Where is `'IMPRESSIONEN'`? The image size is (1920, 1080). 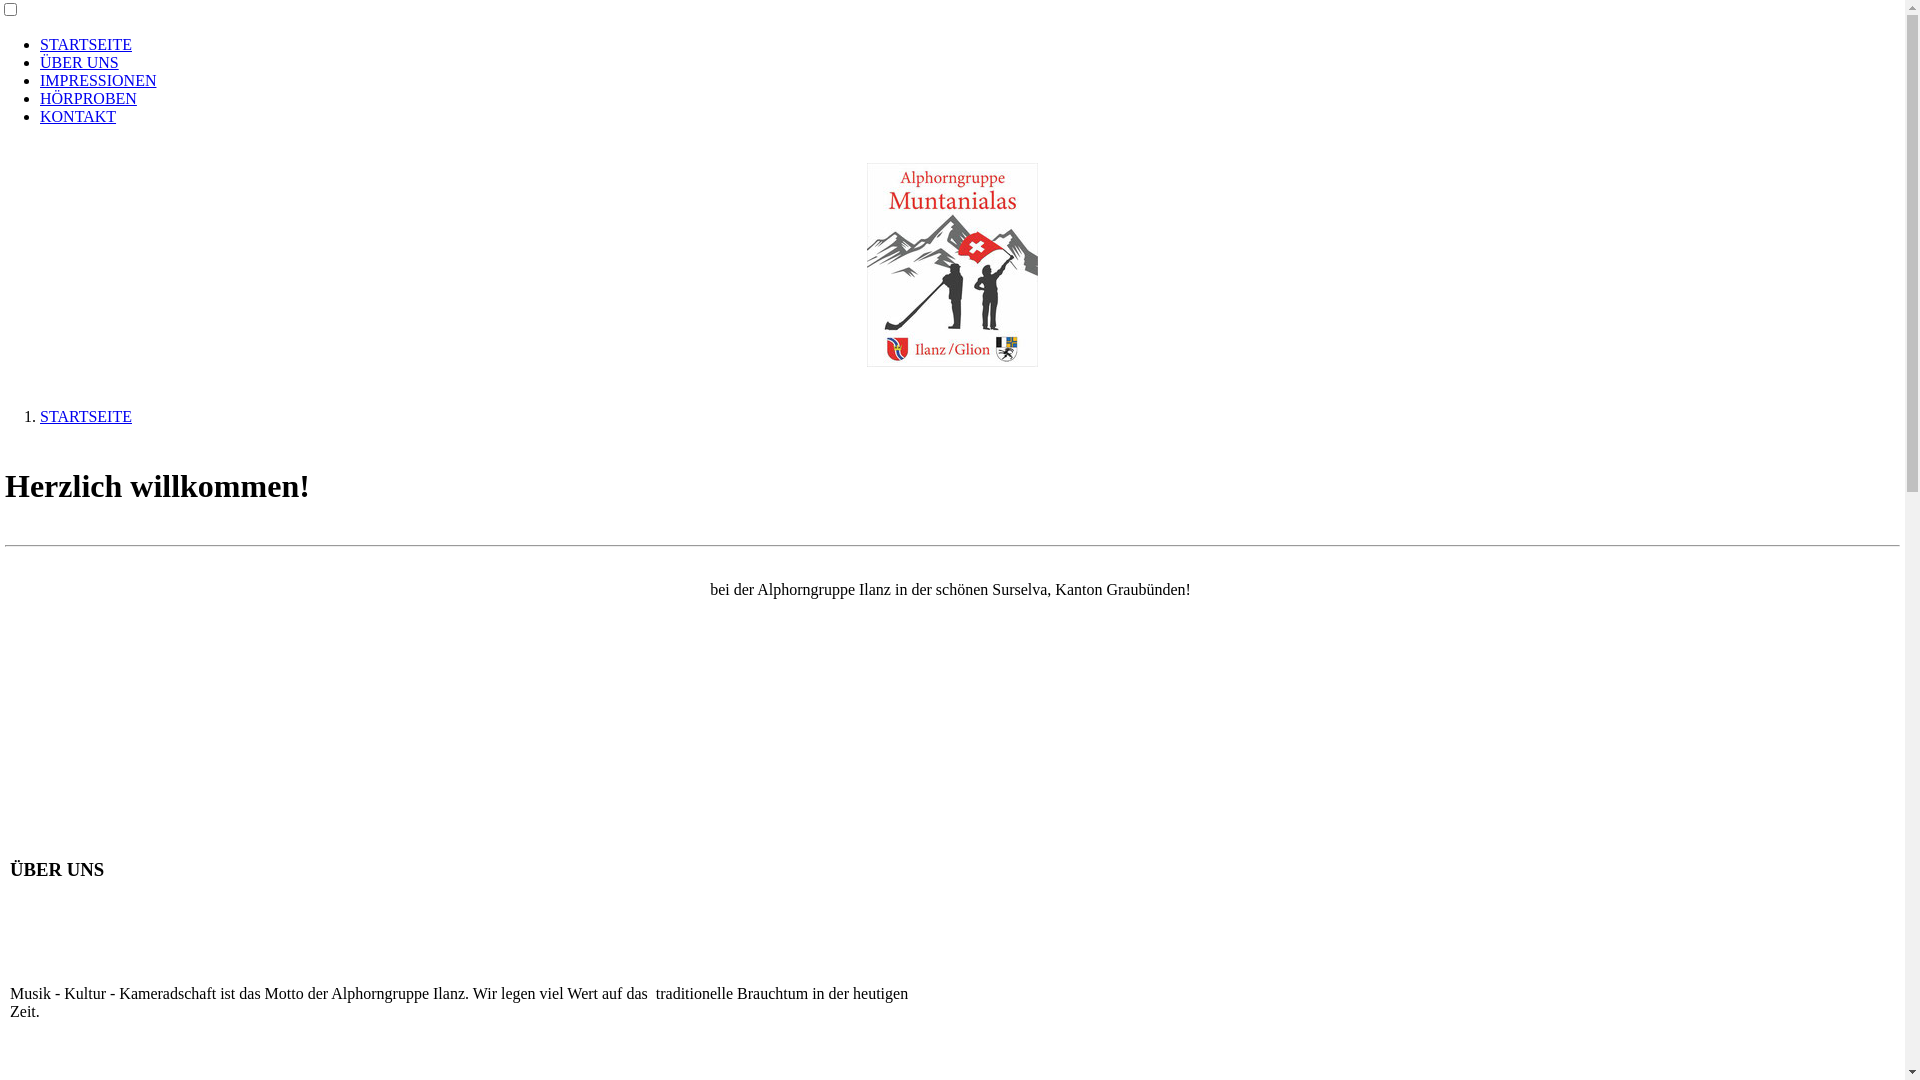
'IMPRESSIONEN' is located at coordinates (96, 79).